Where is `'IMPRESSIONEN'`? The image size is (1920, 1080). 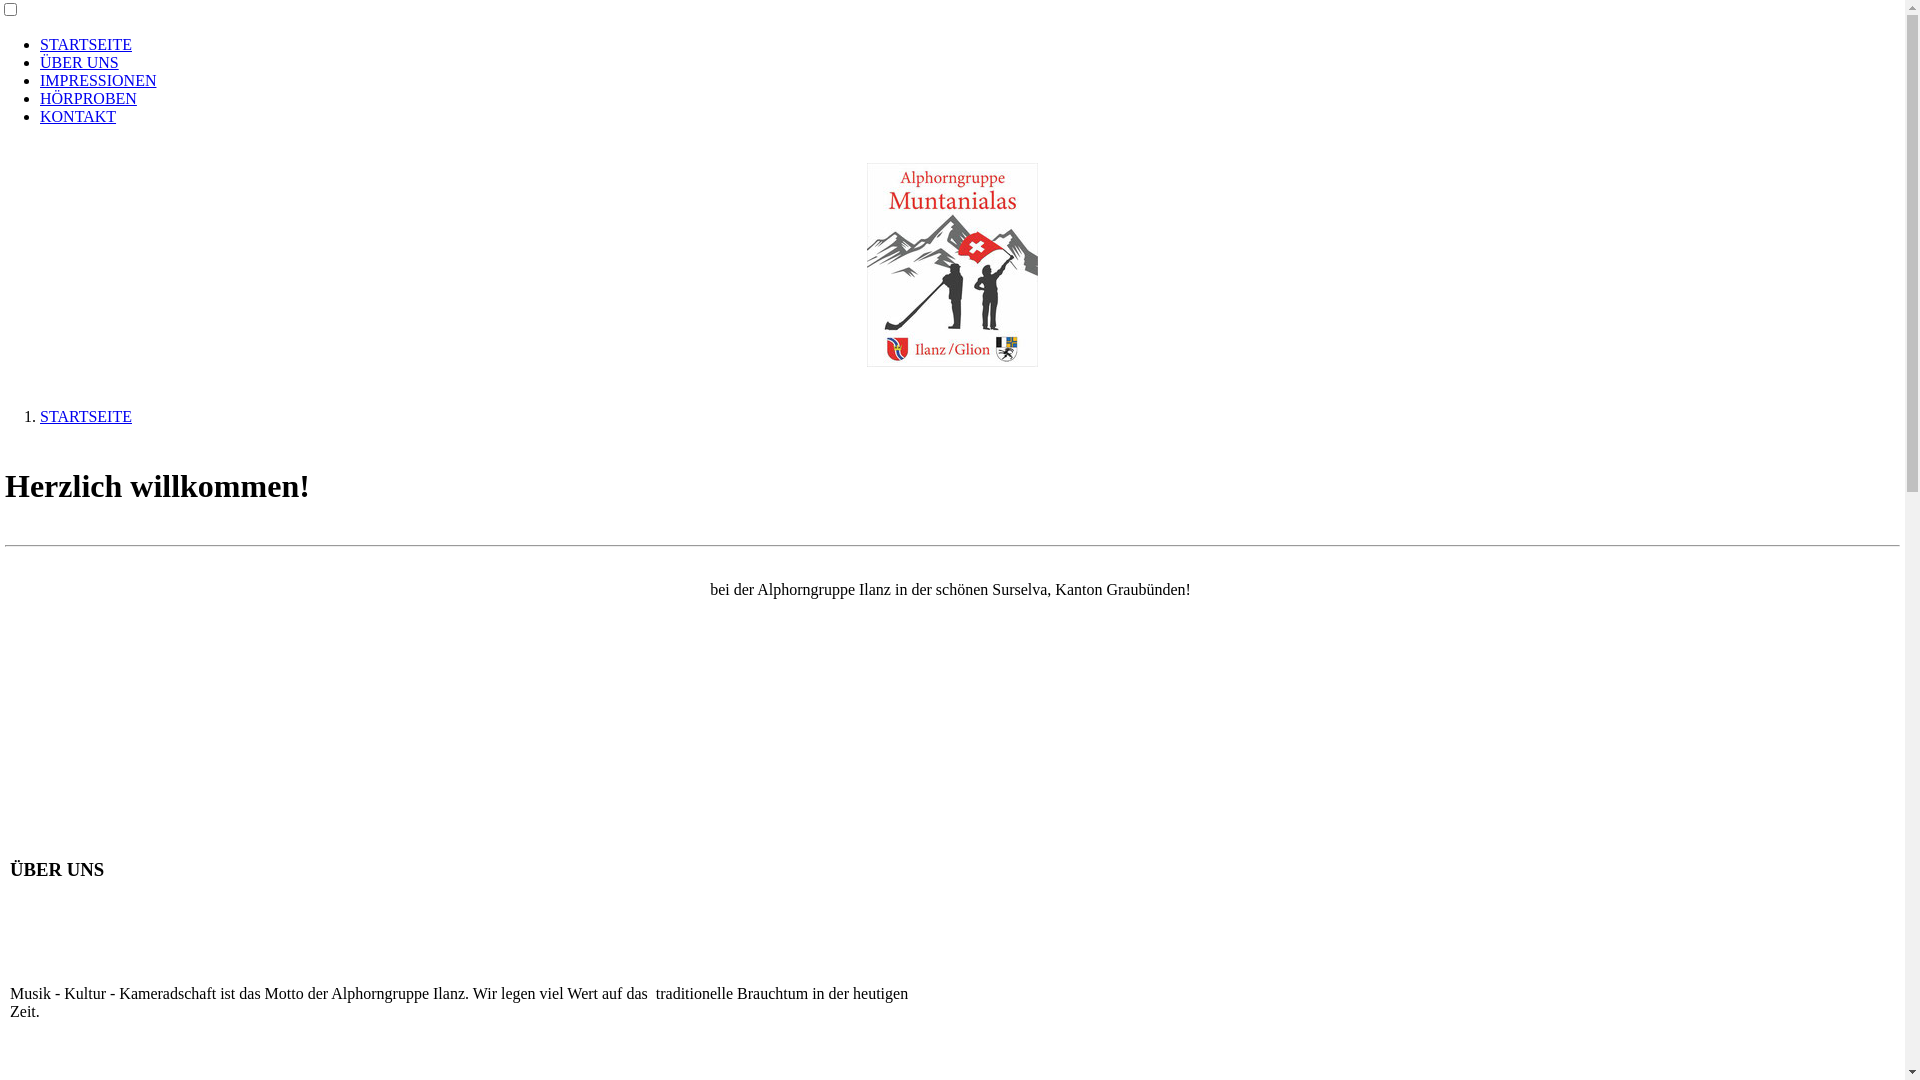
'IMPRESSIONEN' is located at coordinates (96, 79).